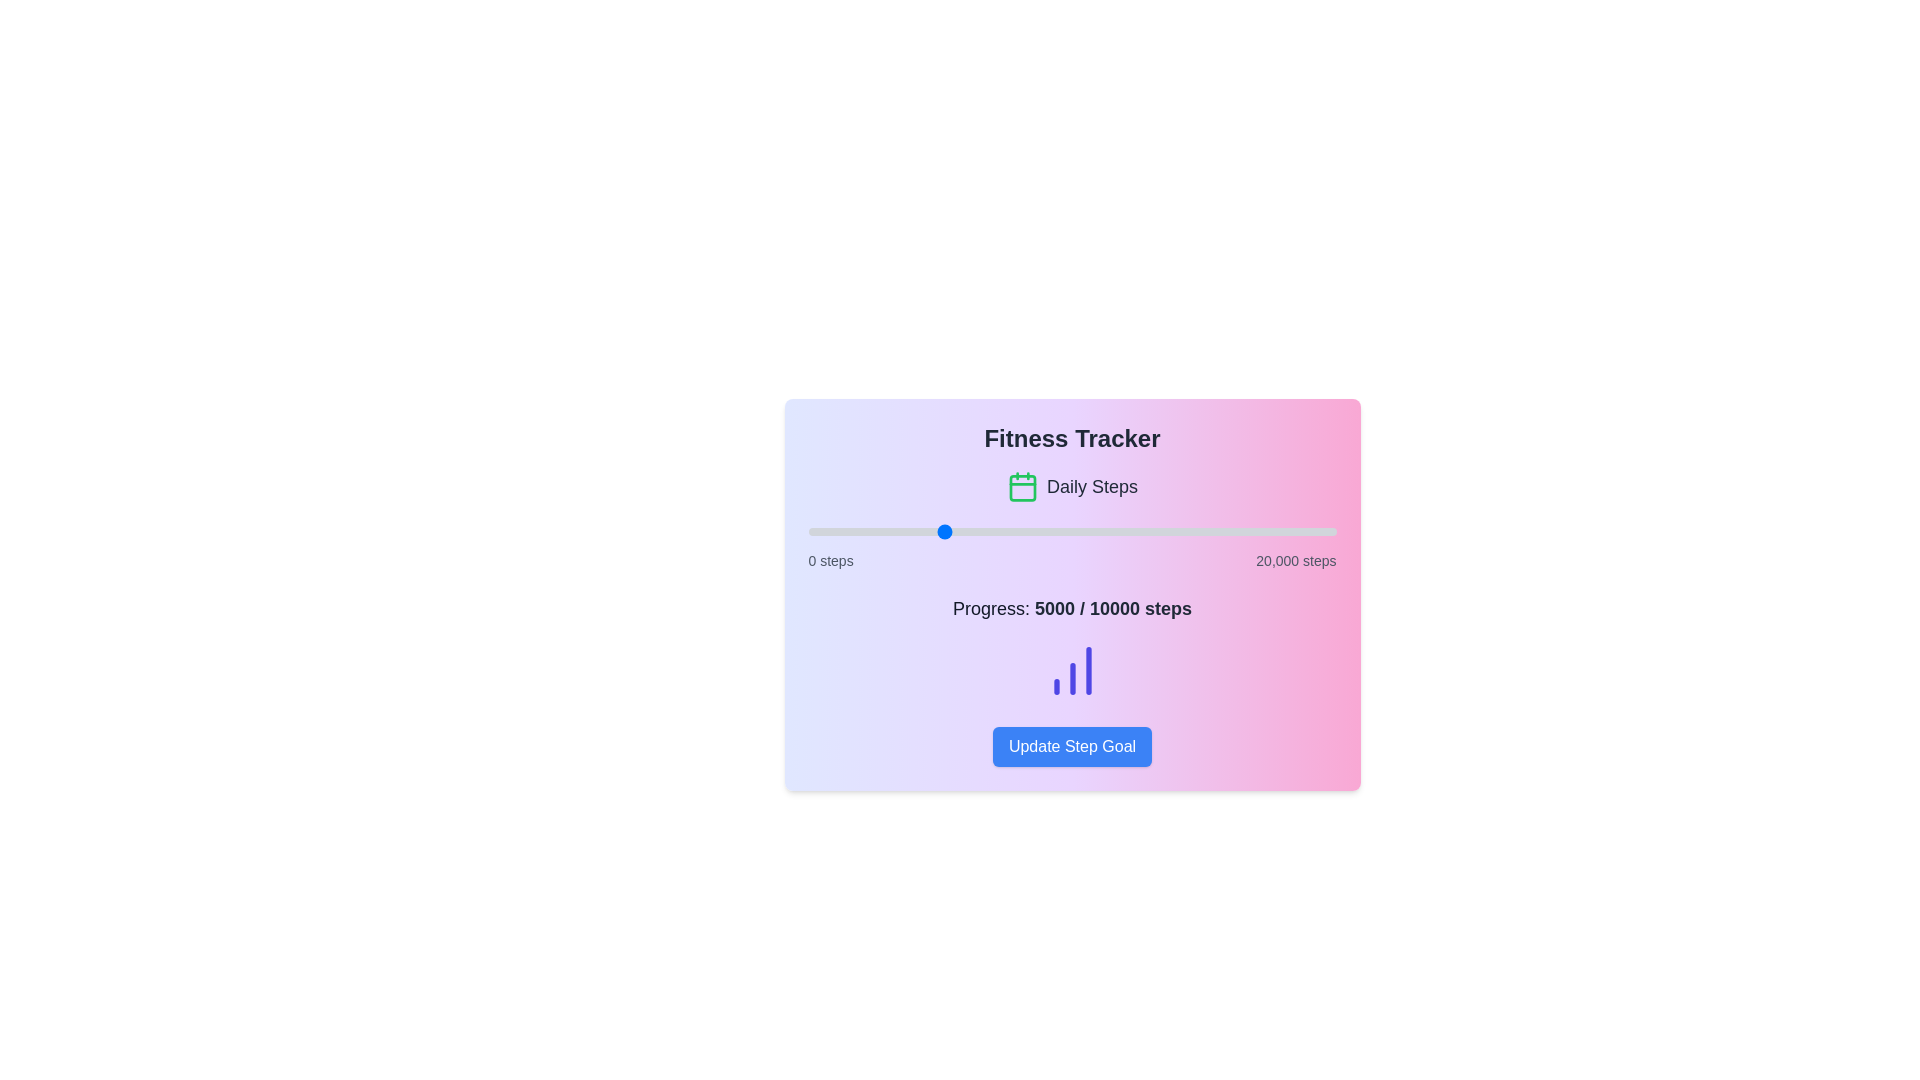  What do you see at coordinates (1142, 531) in the screenshot?
I see `the step progress slider to set the step count to 12672` at bounding box center [1142, 531].